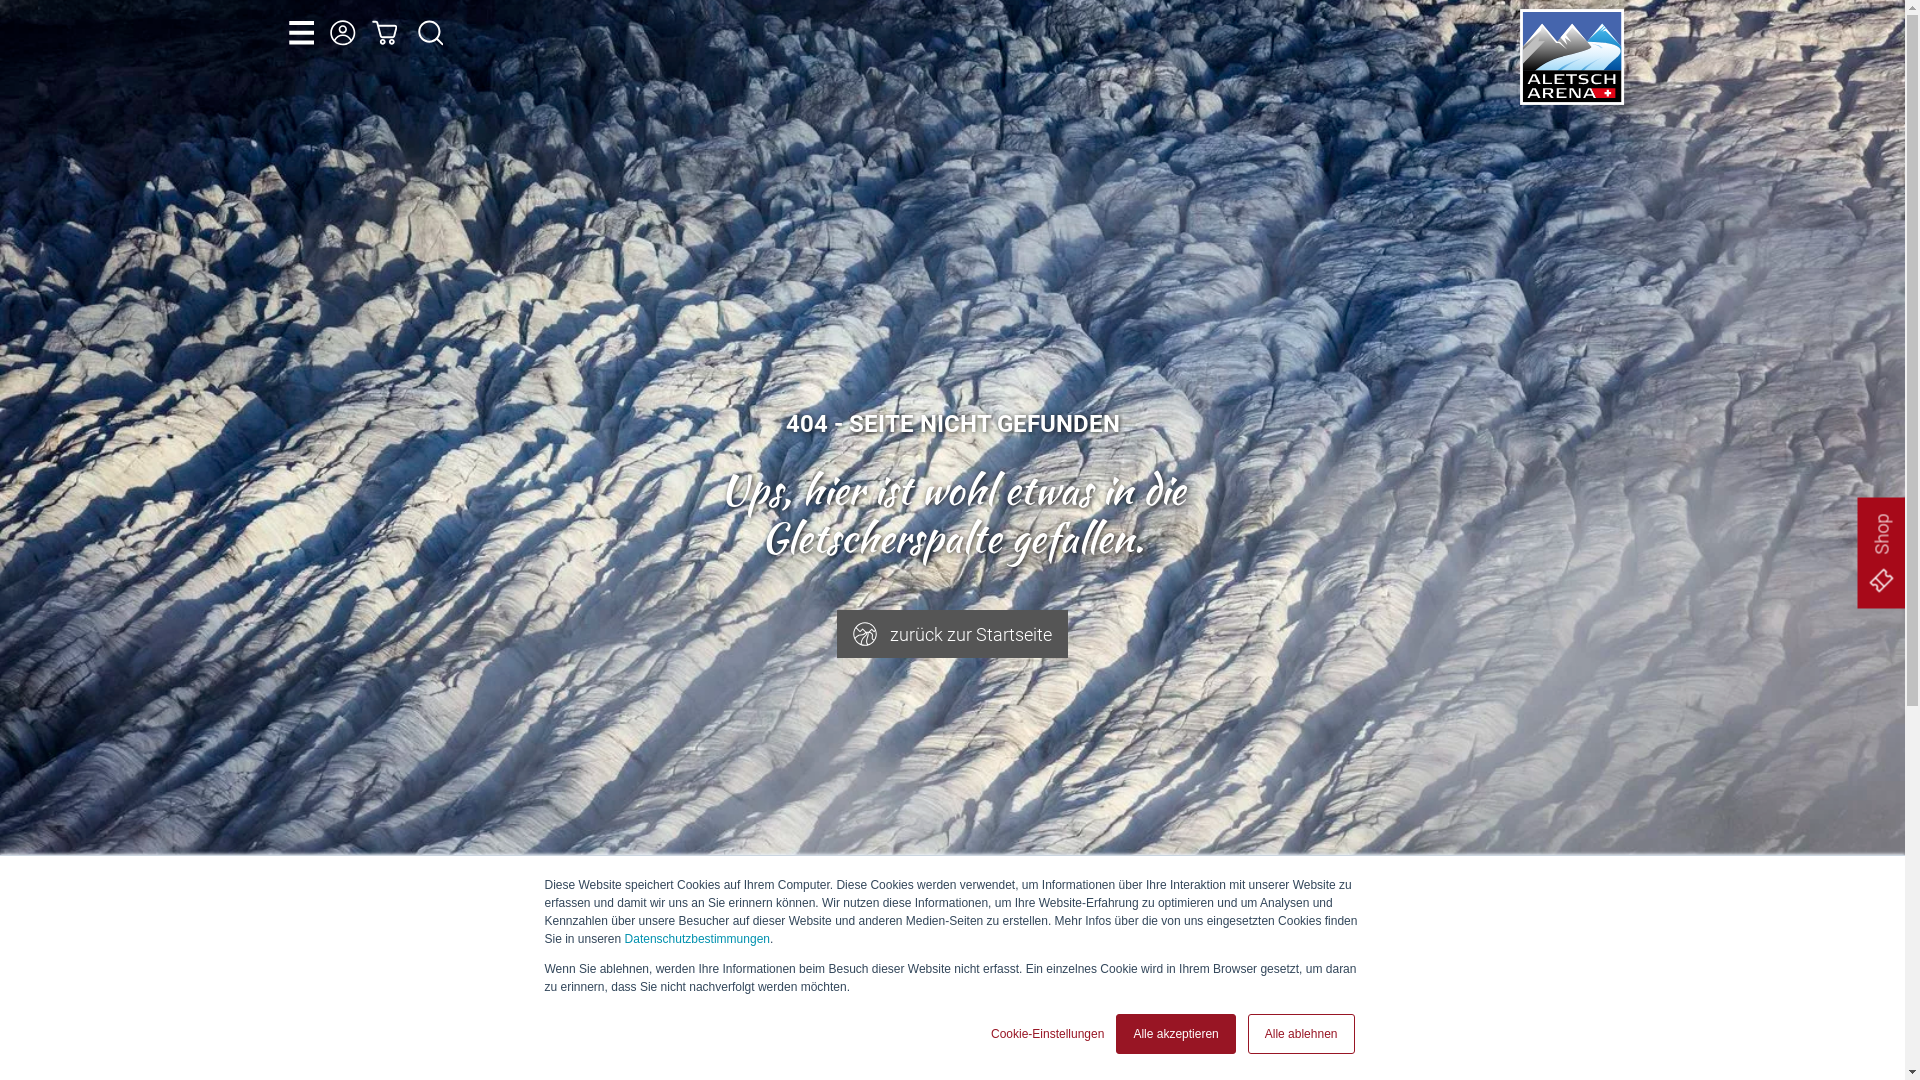  What do you see at coordinates (1175, 1033) in the screenshot?
I see `'Alle akzeptieren'` at bounding box center [1175, 1033].